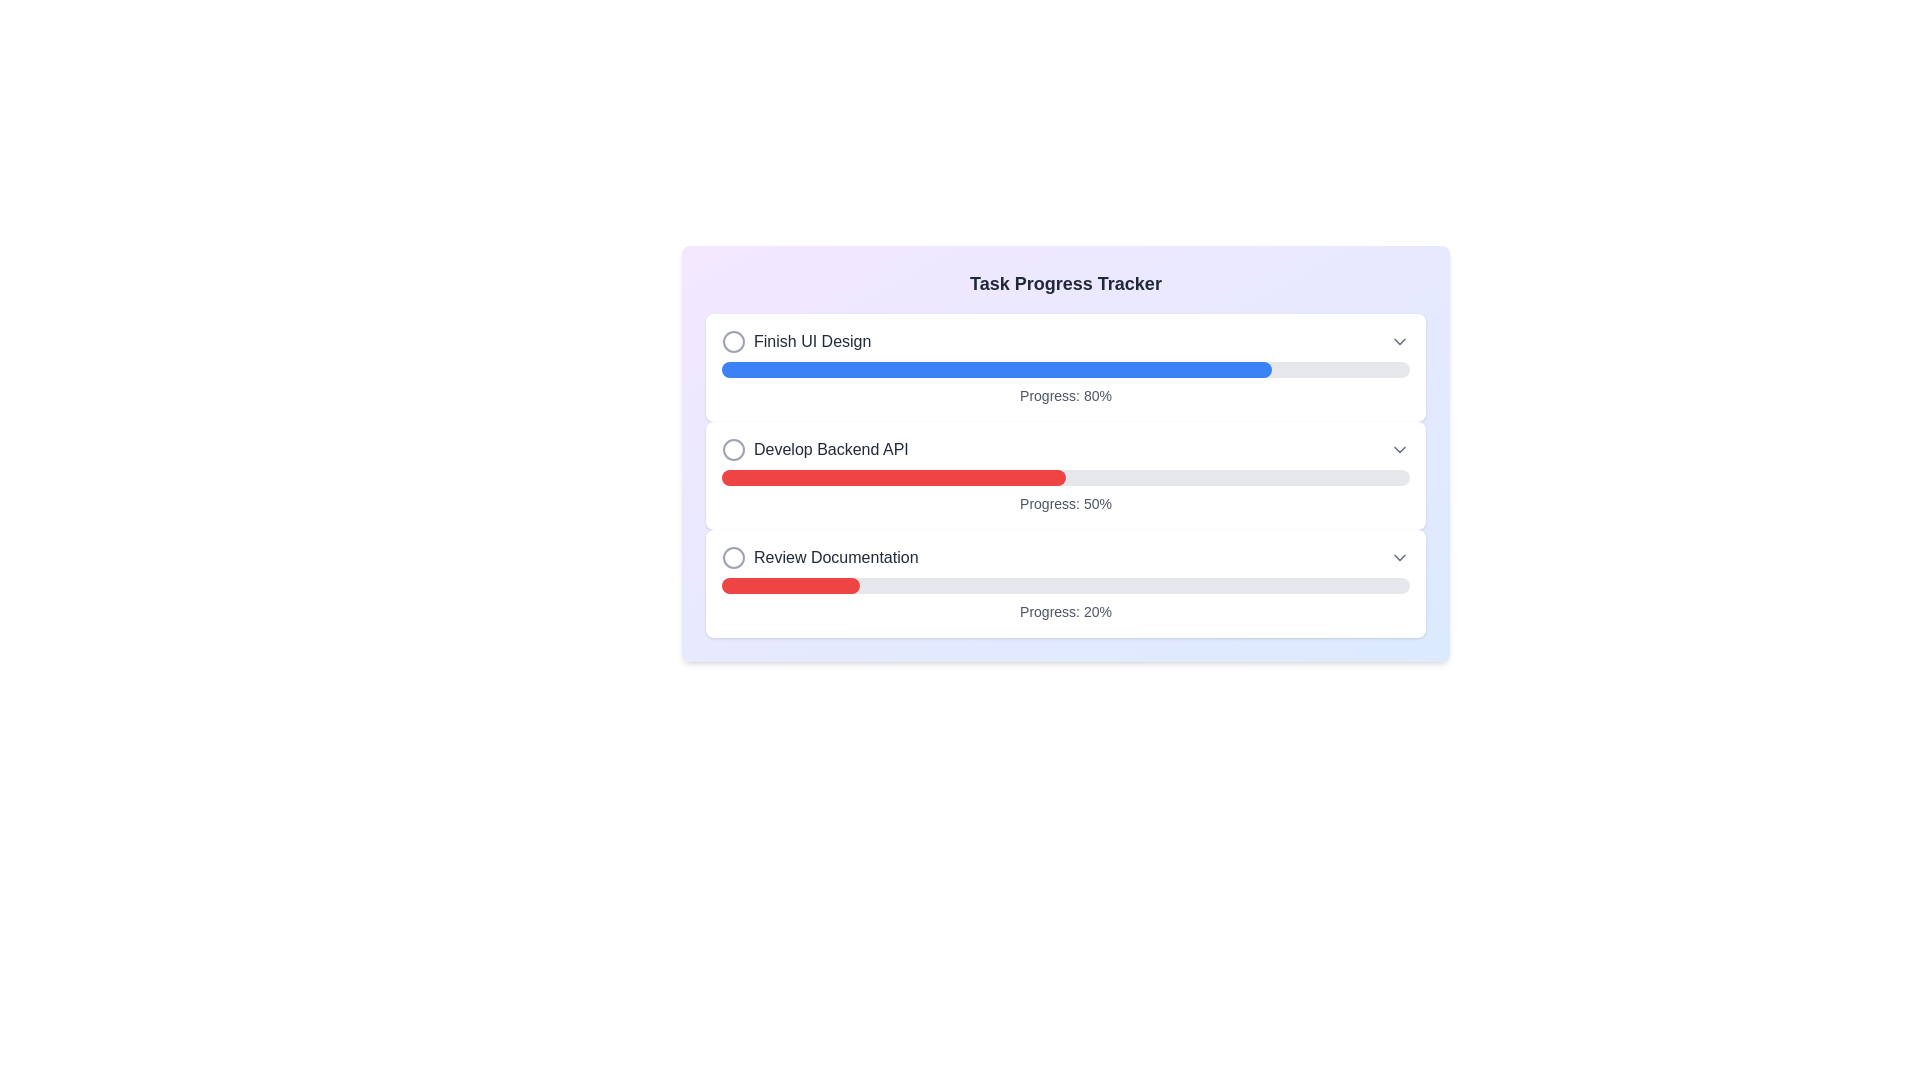 The height and width of the screenshot is (1080, 1920). What do you see at coordinates (997, 370) in the screenshot?
I see `the blue progress bar segment that is 80% filled under the task labeled 'Finish UI Design'` at bounding box center [997, 370].